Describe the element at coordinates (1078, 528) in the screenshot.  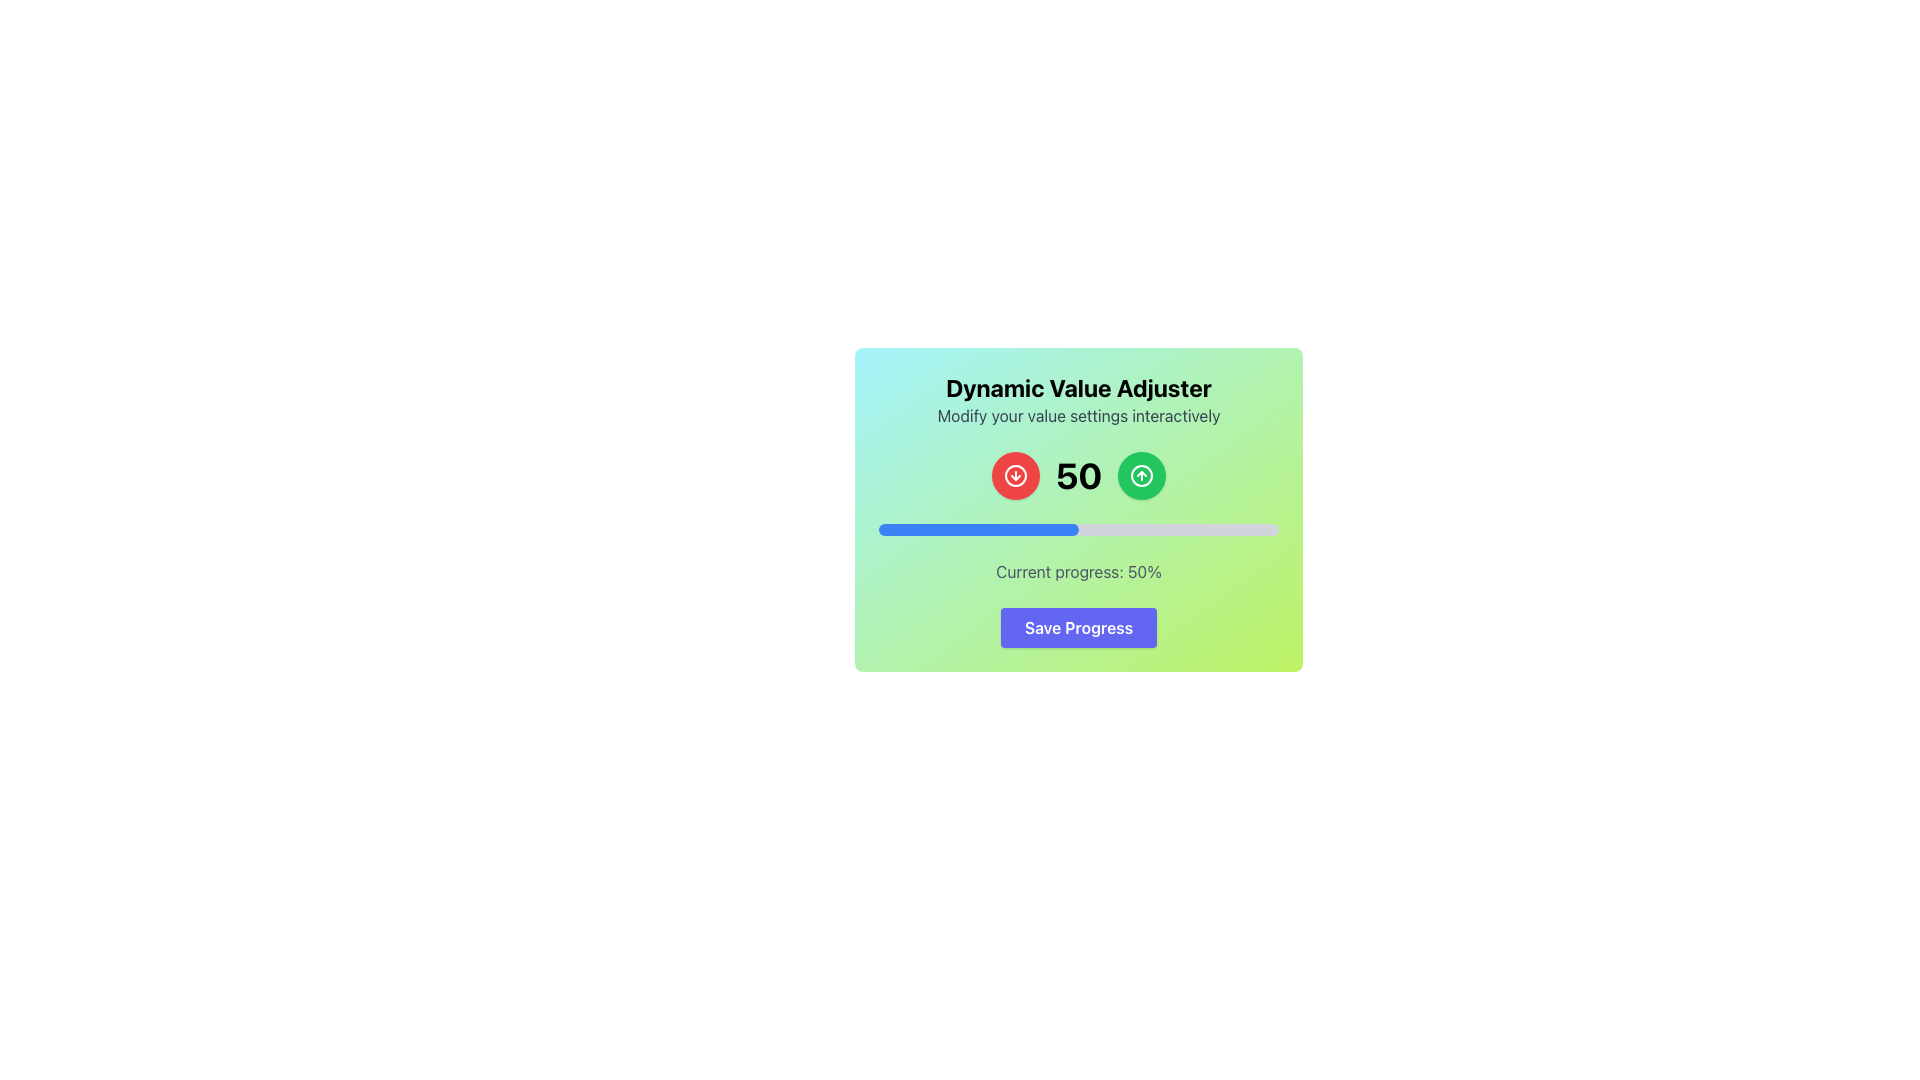
I see `the progress bar that visually represents the percentage progress, positioned below the numerical indicator '50' and above the text 'Current progress: 50%'` at that location.